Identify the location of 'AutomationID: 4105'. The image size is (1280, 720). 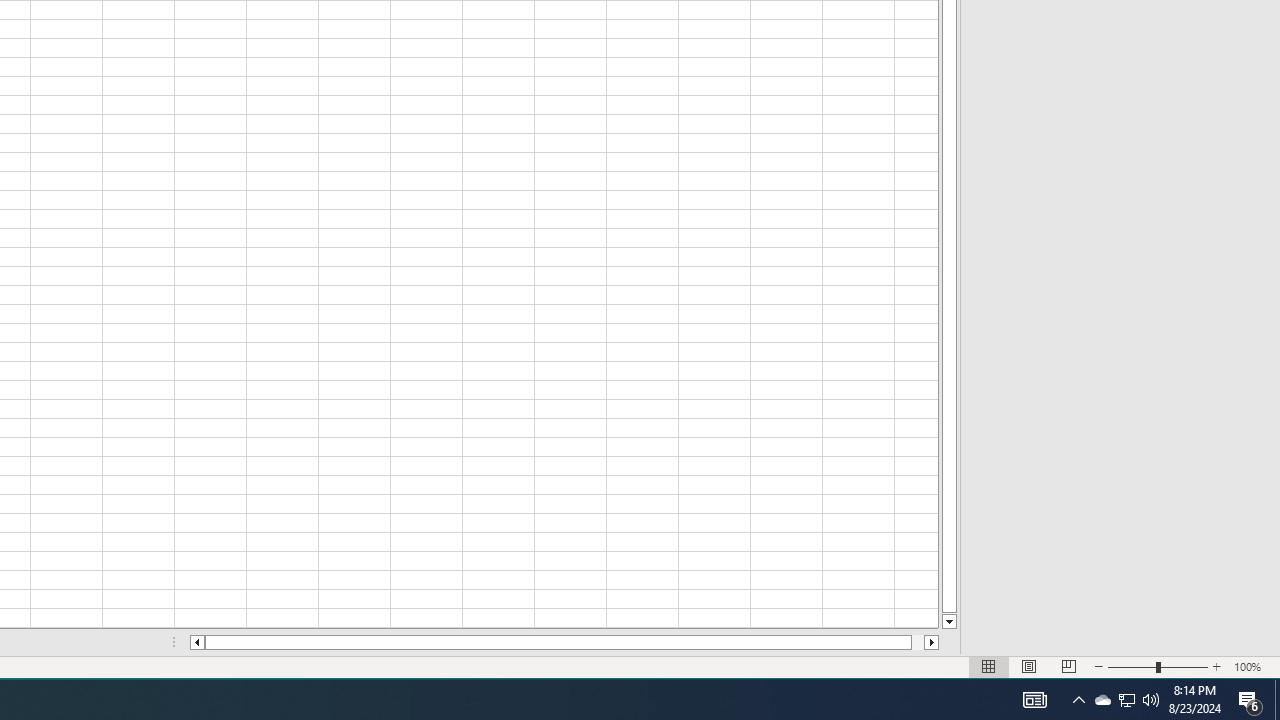
(1034, 698).